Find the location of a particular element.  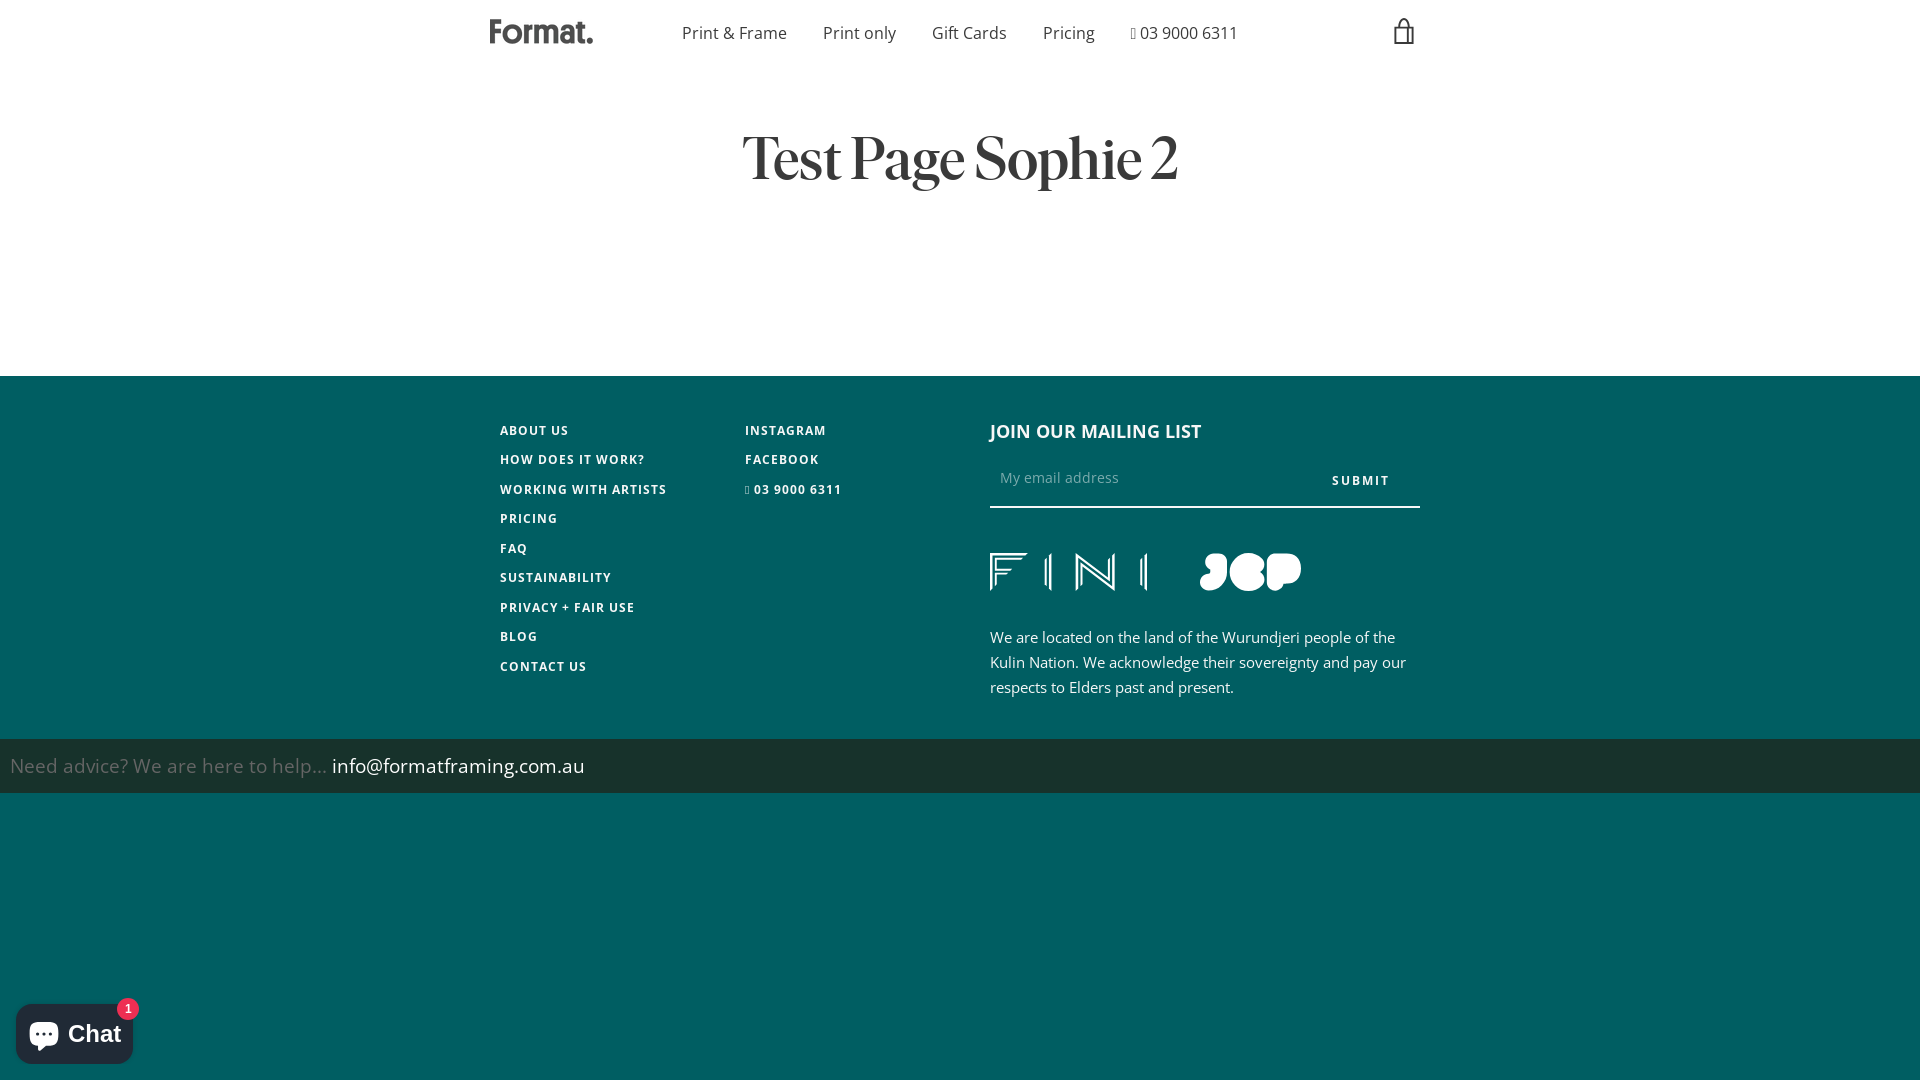

'Submit' is located at coordinates (1301, 481).